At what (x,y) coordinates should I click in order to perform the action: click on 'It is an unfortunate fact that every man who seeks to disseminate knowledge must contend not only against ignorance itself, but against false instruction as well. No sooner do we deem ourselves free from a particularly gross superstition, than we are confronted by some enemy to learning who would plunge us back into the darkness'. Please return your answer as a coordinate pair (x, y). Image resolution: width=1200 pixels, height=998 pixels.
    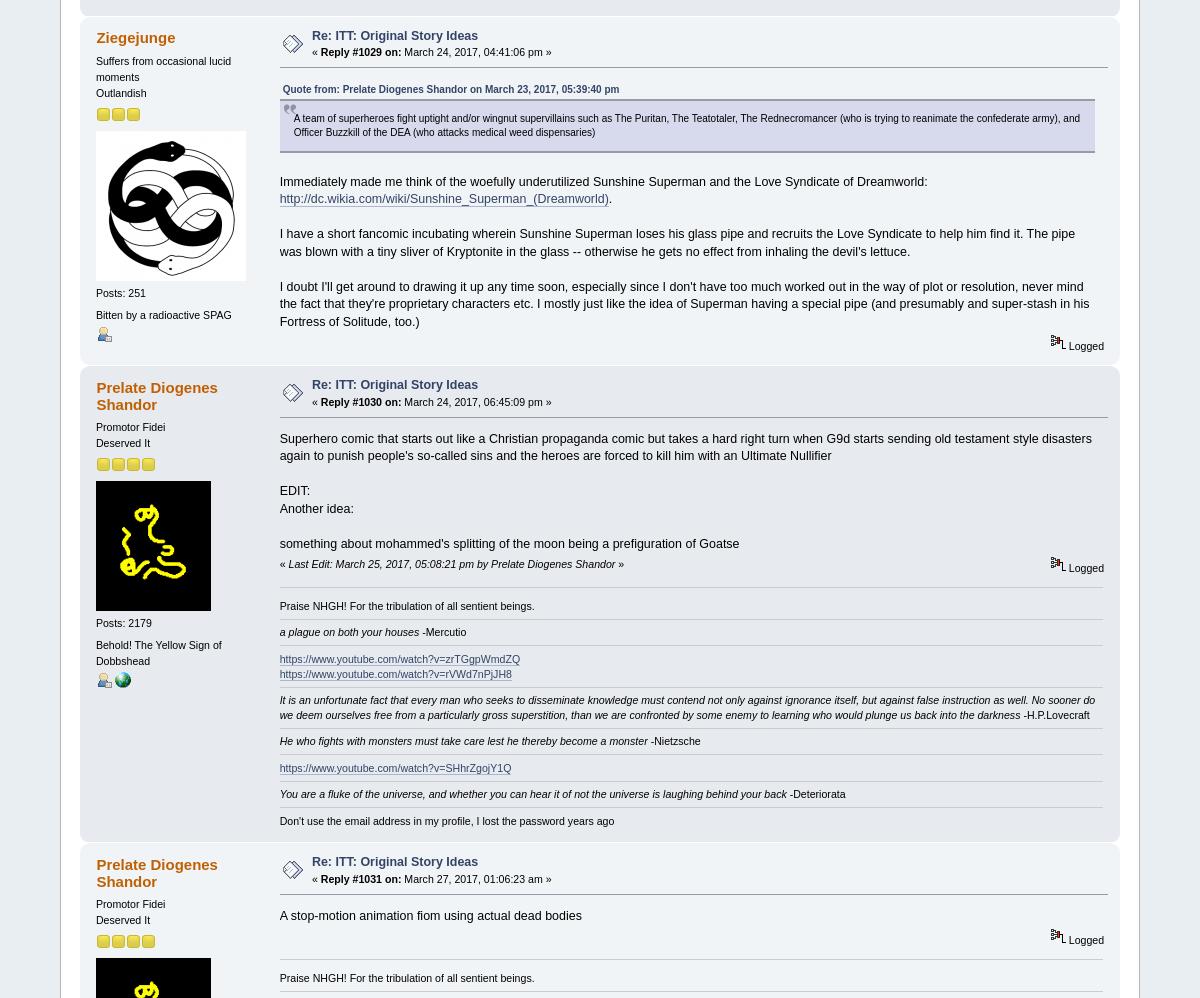
    Looking at the image, I should click on (687, 706).